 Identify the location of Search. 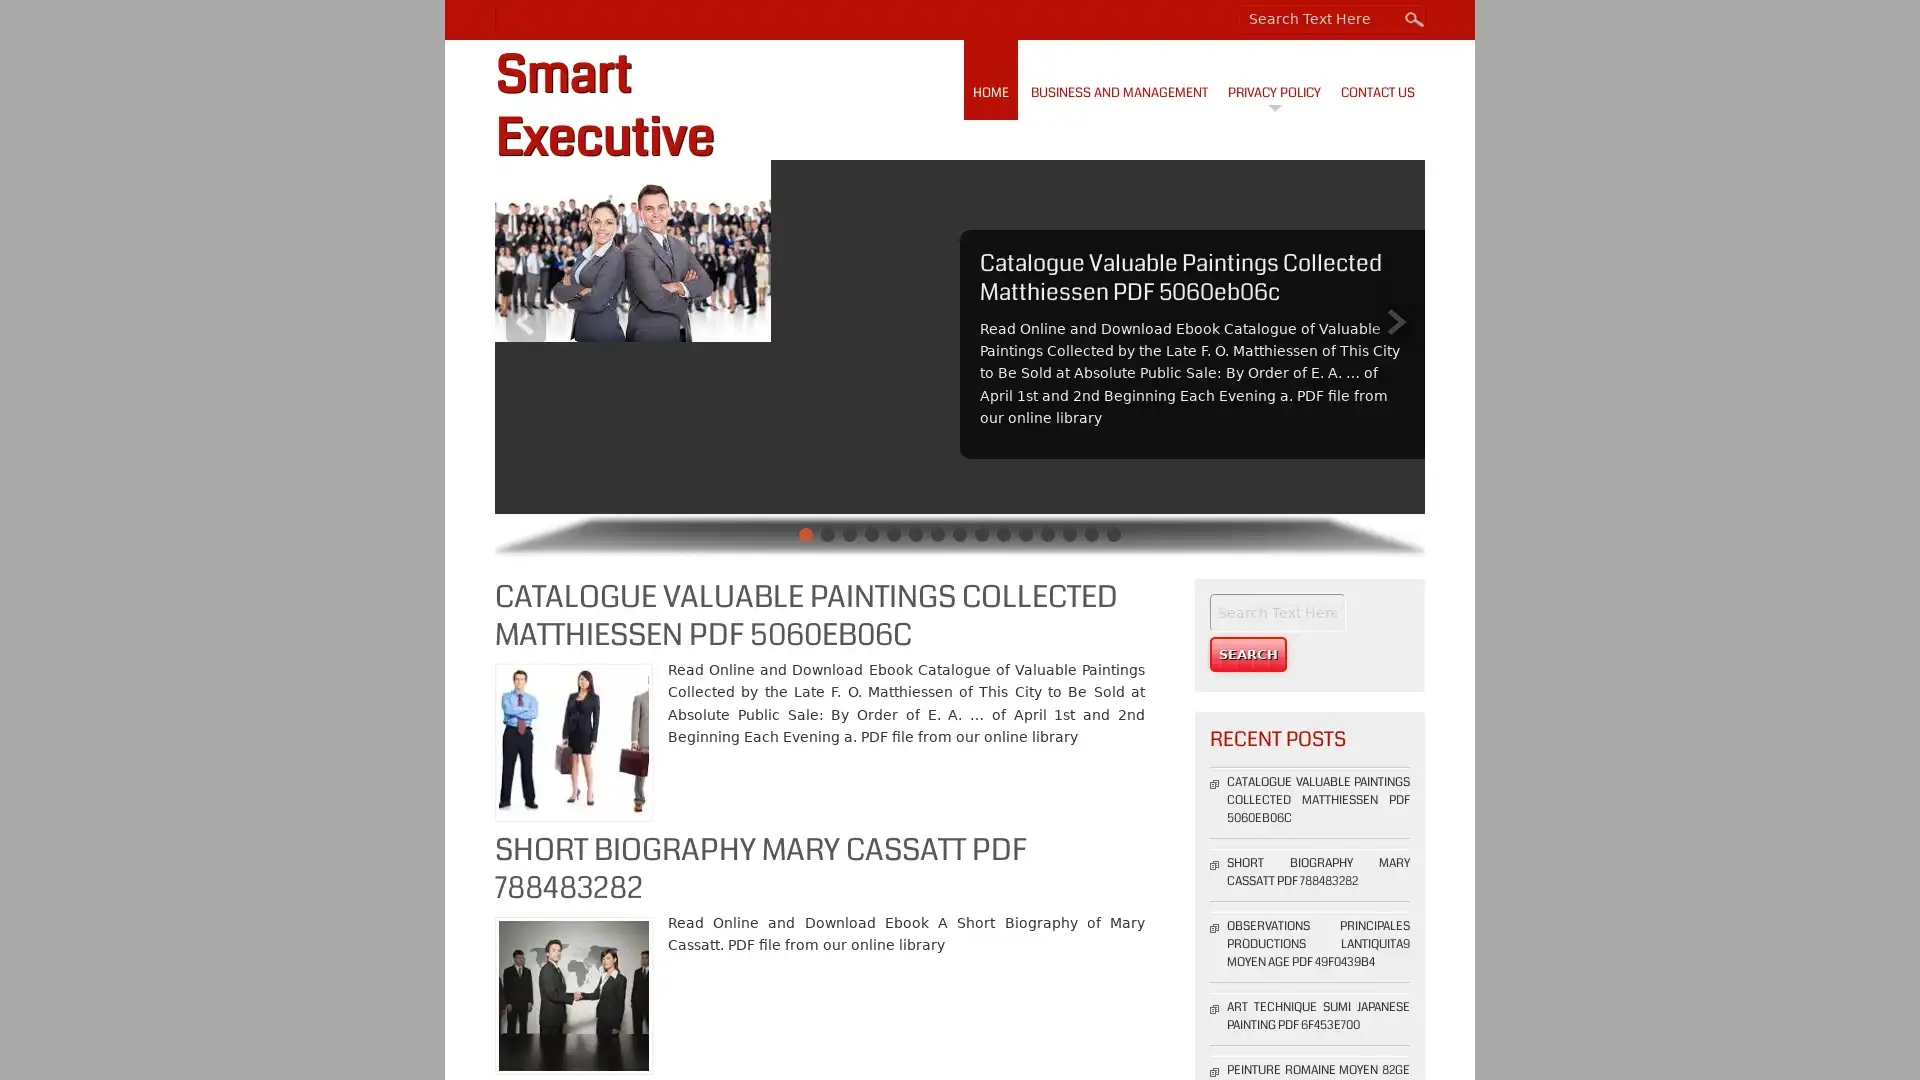
(1247, 654).